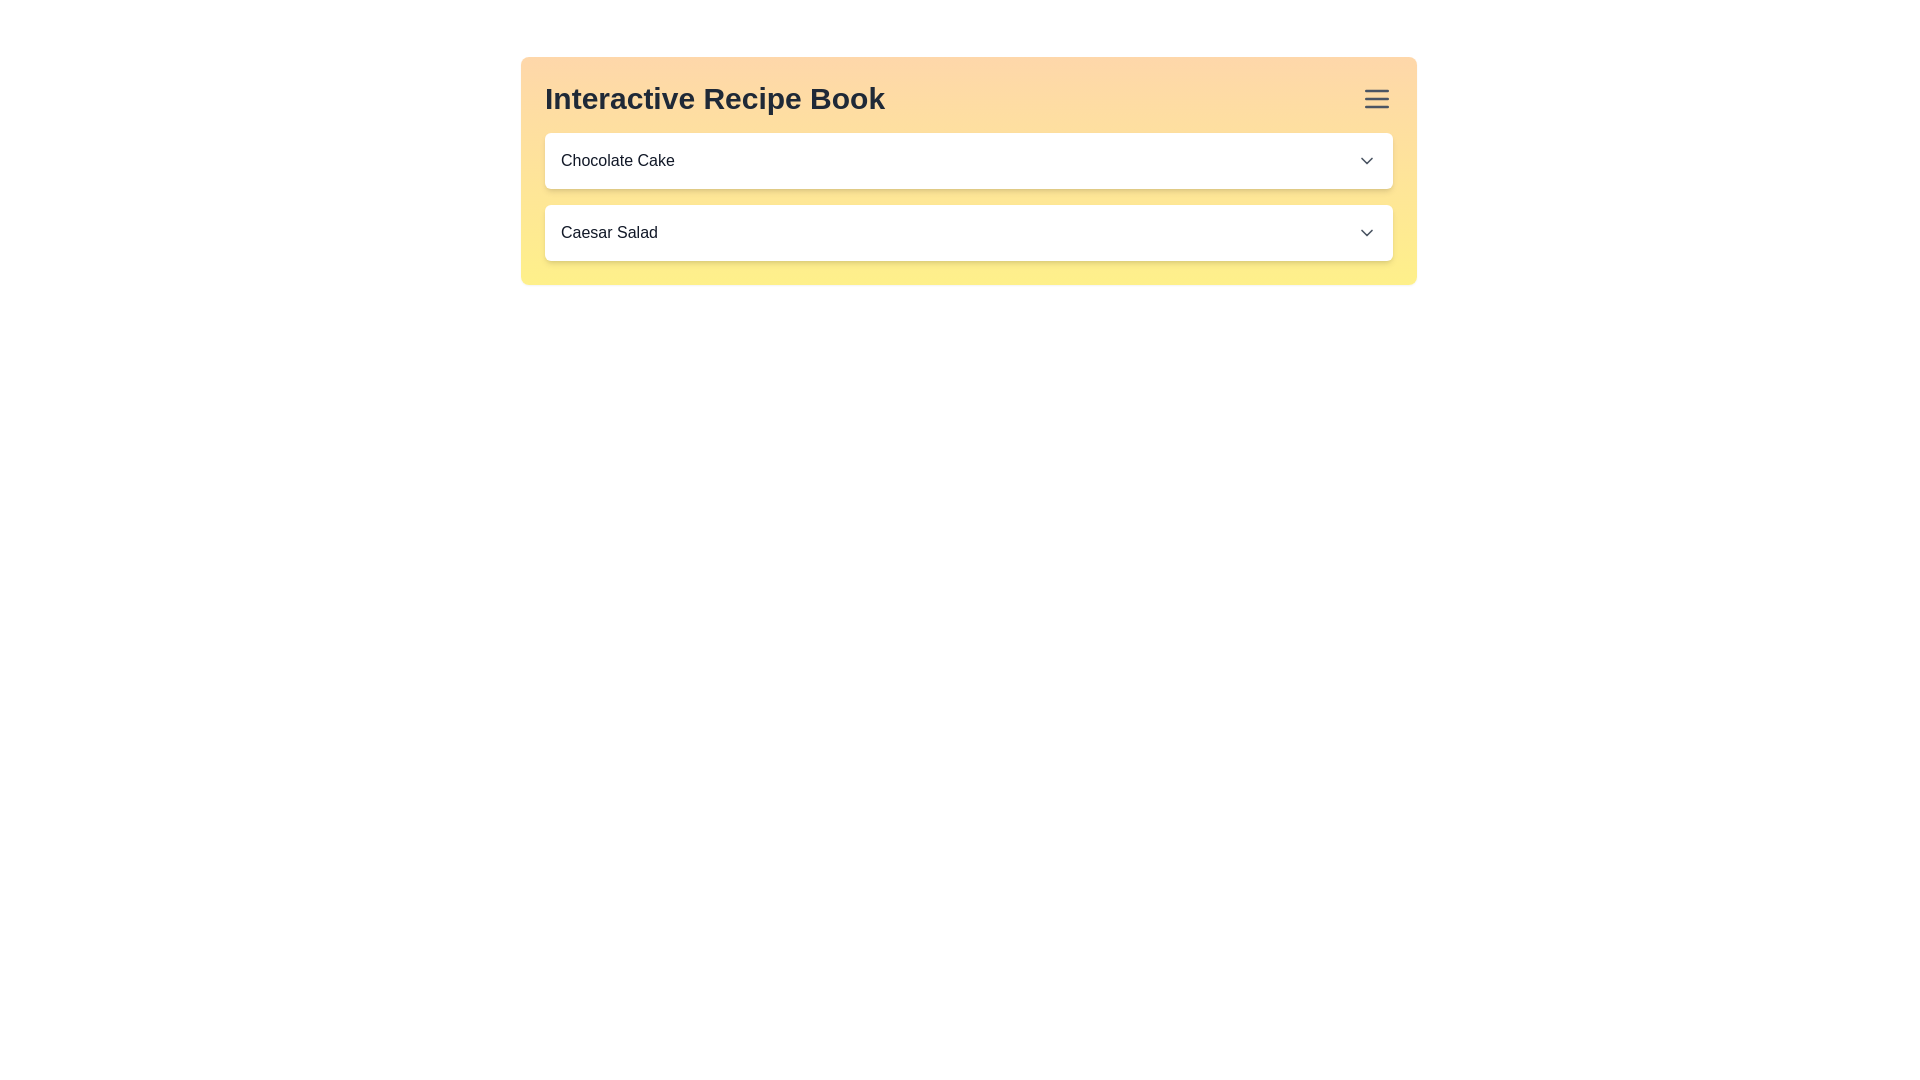  I want to click on the 'Caesar Salad' dropdown item, which is a white rounded rectangular box with a shadow effect, so click(969, 231).